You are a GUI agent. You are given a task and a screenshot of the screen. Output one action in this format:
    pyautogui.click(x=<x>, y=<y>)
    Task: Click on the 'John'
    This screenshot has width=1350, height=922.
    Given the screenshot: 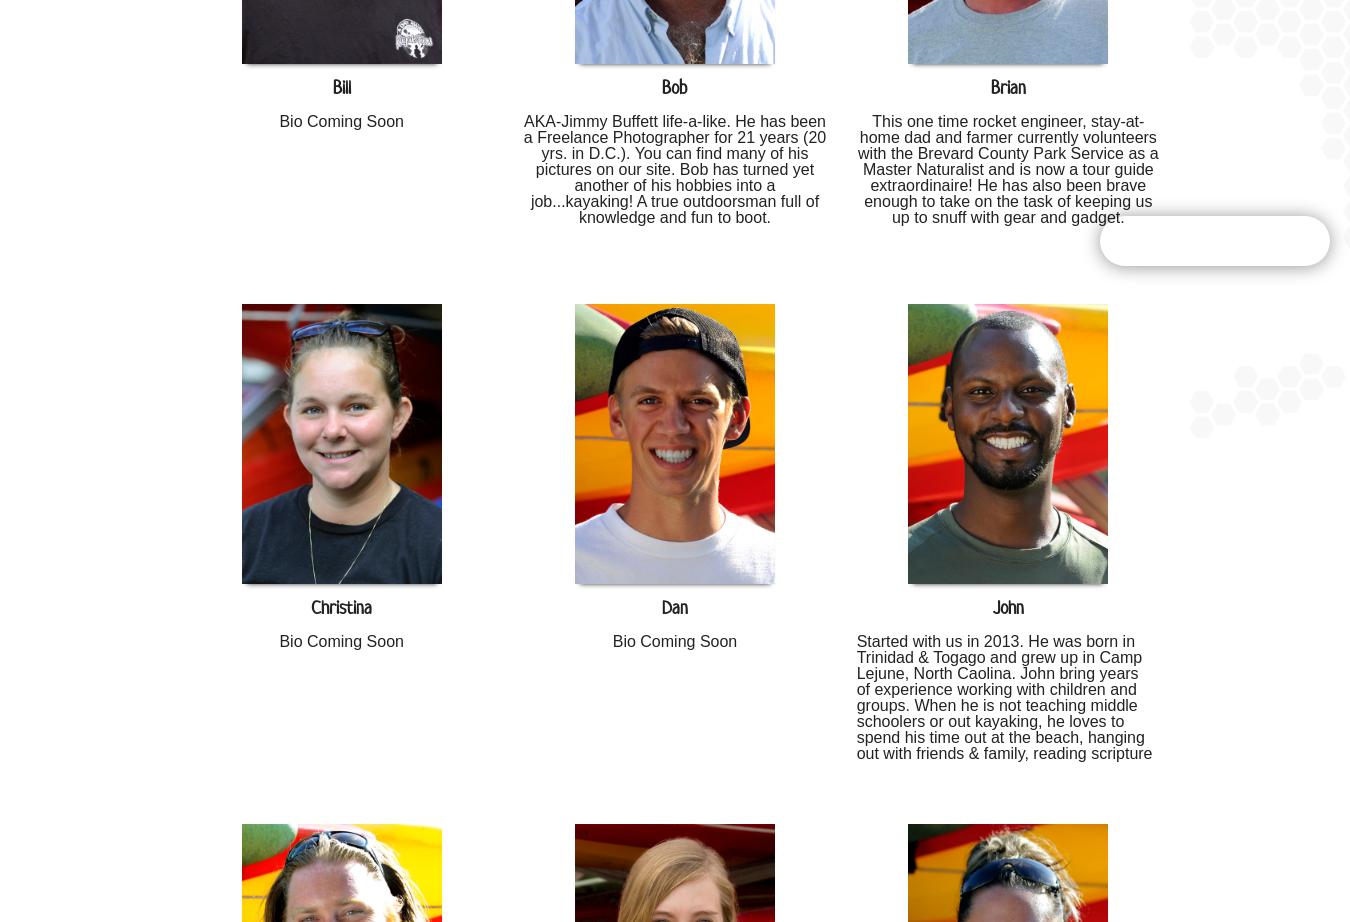 What is the action you would take?
    pyautogui.click(x=1006, y=607)
    